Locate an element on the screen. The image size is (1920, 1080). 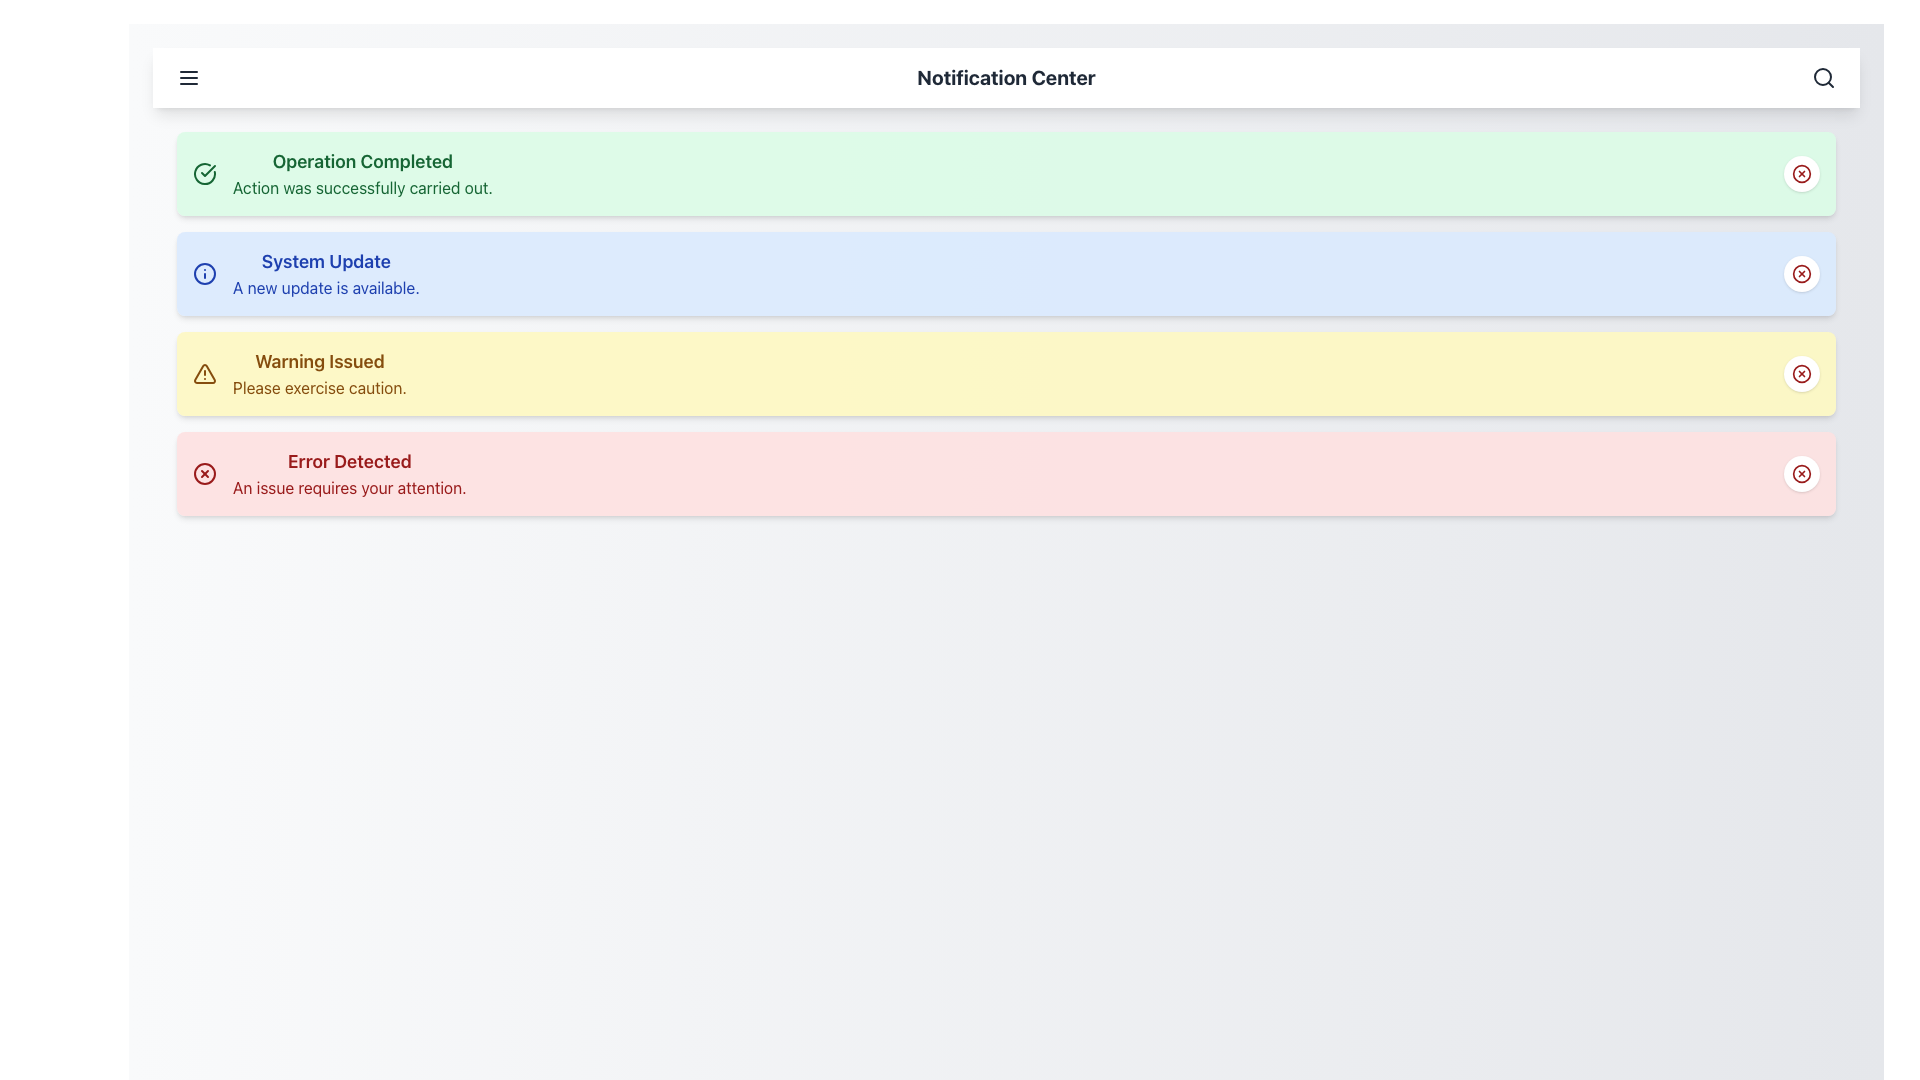
the check mark icon within the green success notification box, which is located to the left of the text 'Operation Completed' is located at coordinates (205, 172).